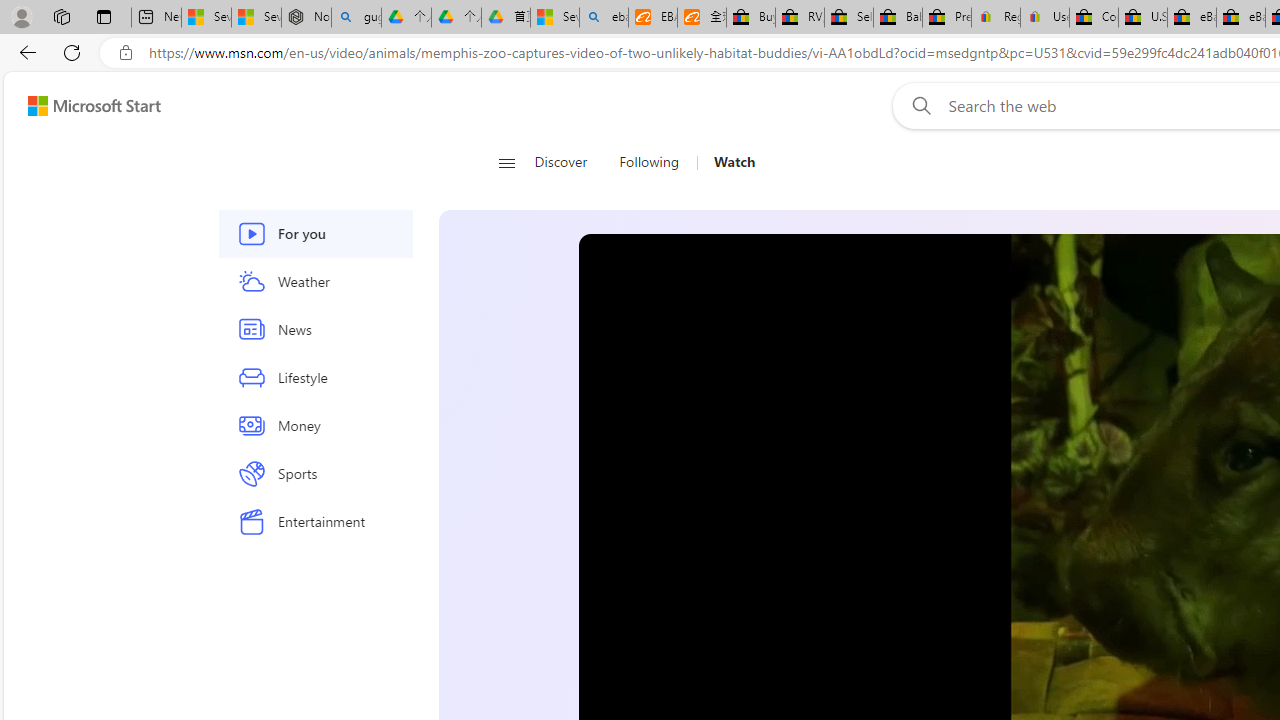 The height and width of the screenshot is (720, 1280). I want to click on 'Register: Create a personal eBay account', so click(995, 17).